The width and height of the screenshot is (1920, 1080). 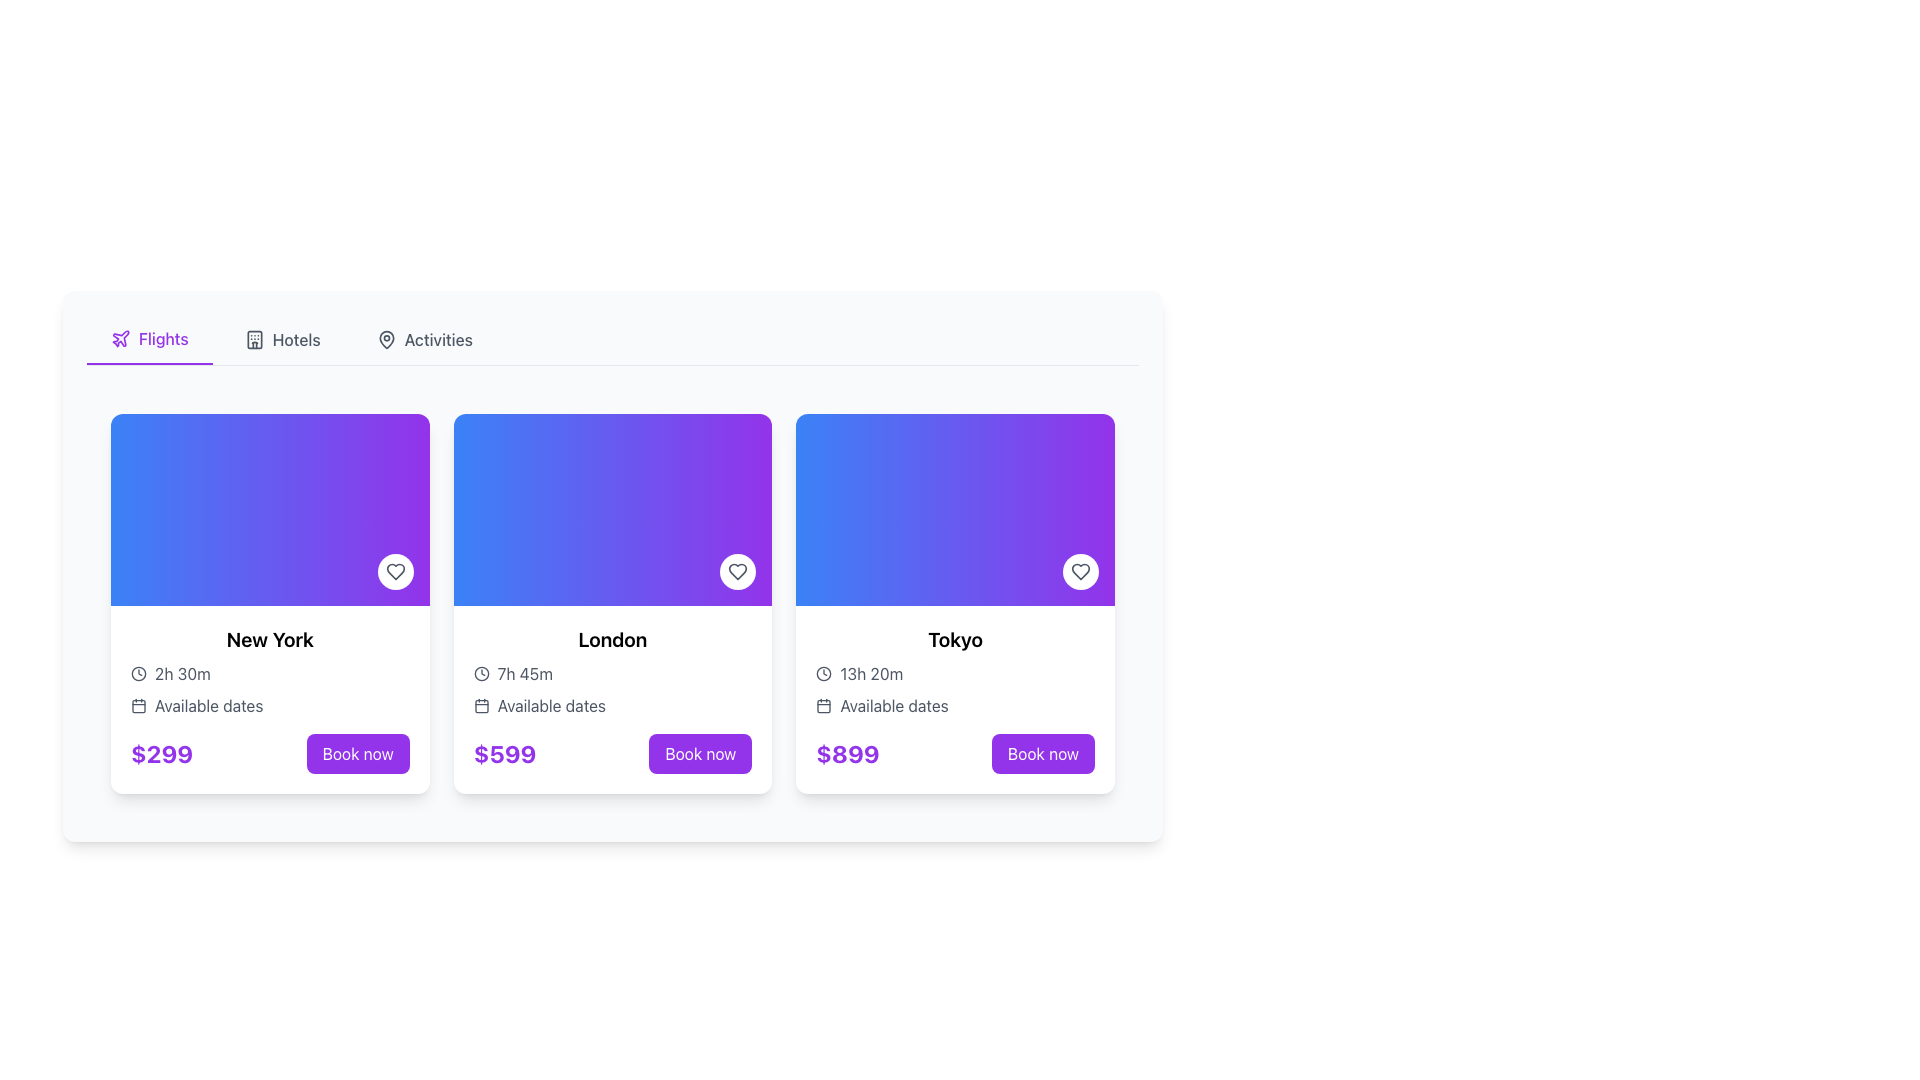 I want to click on the 'Flights' tab button, which is currently highlighted in purple and located in the top-left section of the navigation bar, so click(x=148, y=338).